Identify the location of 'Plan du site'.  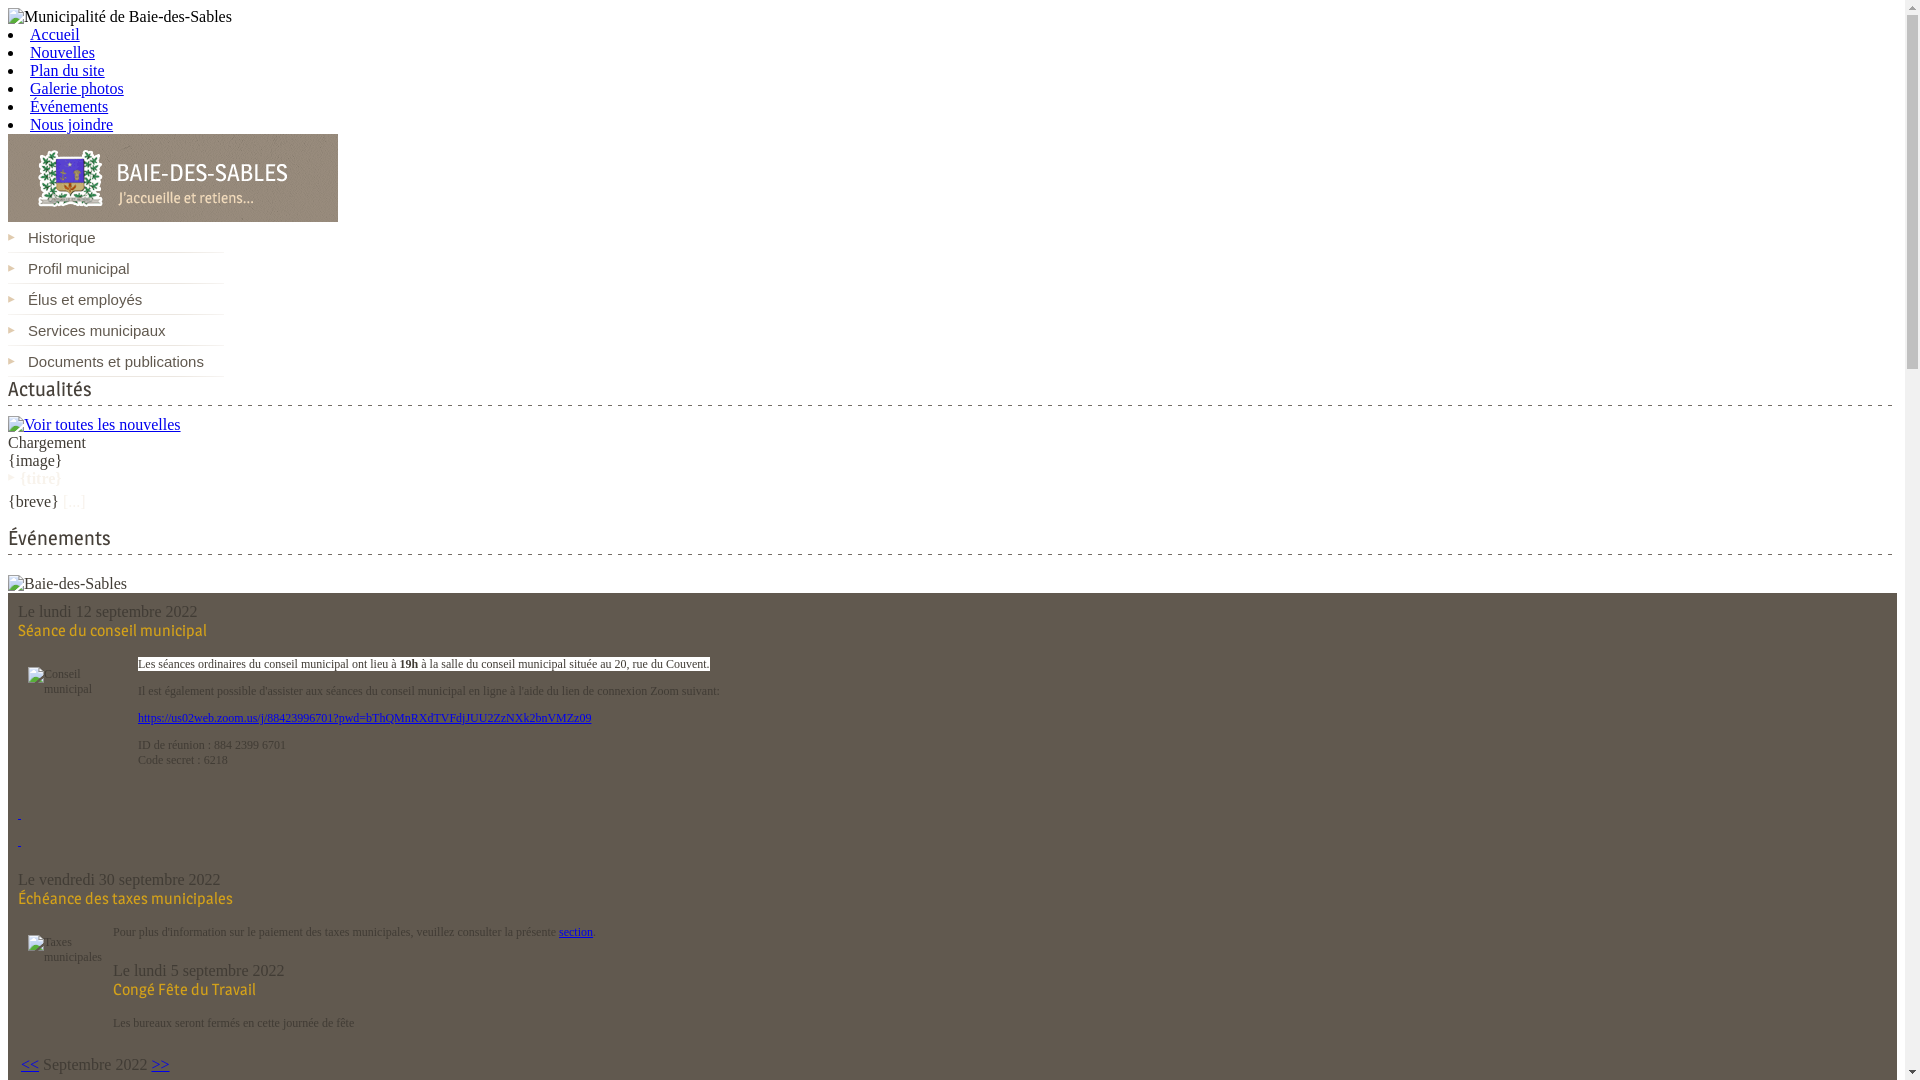
(29, 69).